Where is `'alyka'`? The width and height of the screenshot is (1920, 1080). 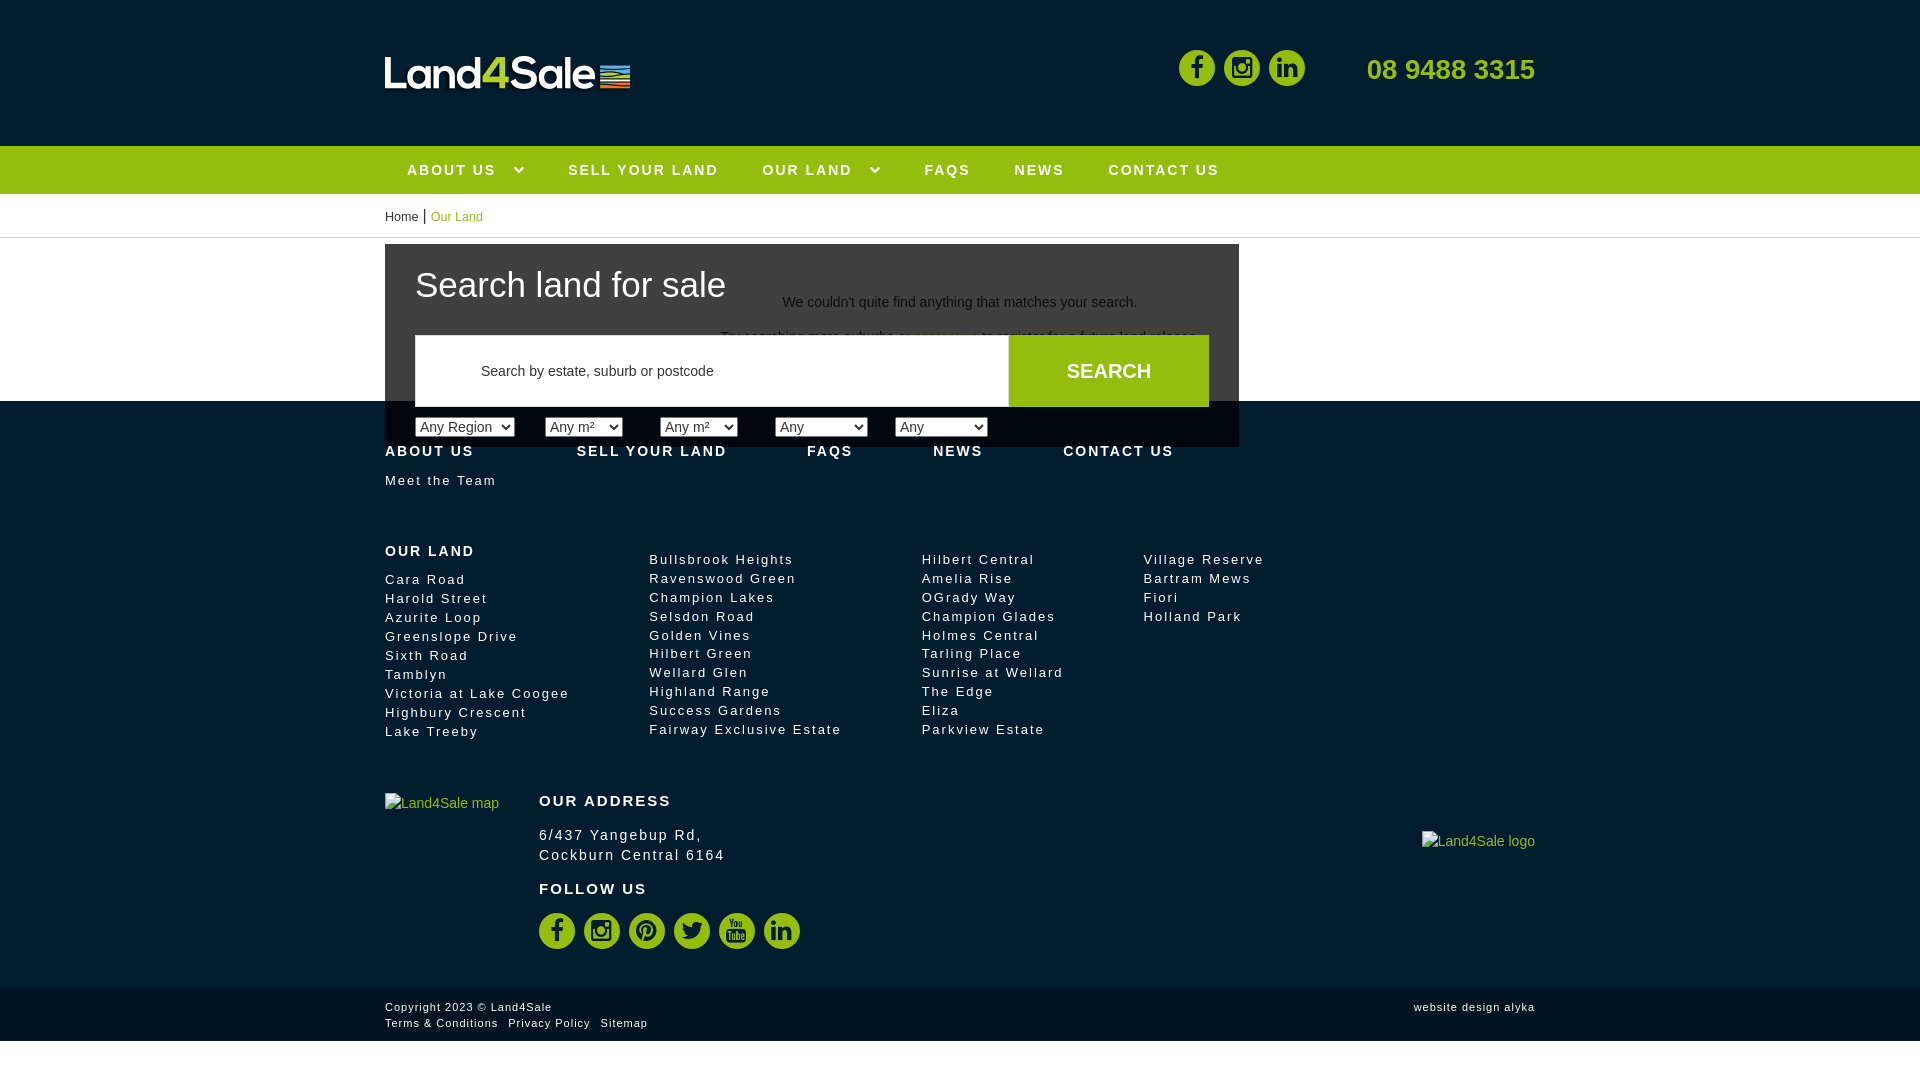 'alyka' is located at coordinates (1503, 1006).